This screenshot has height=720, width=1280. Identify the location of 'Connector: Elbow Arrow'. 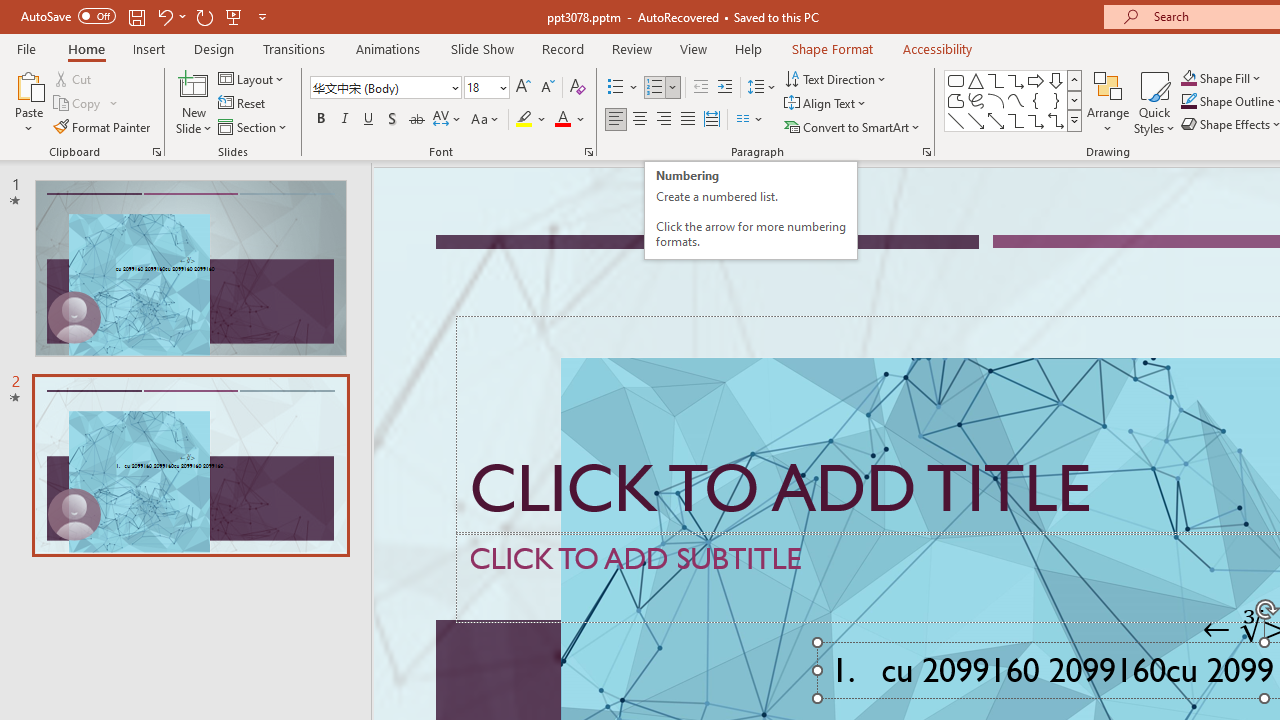
(1036, 120).